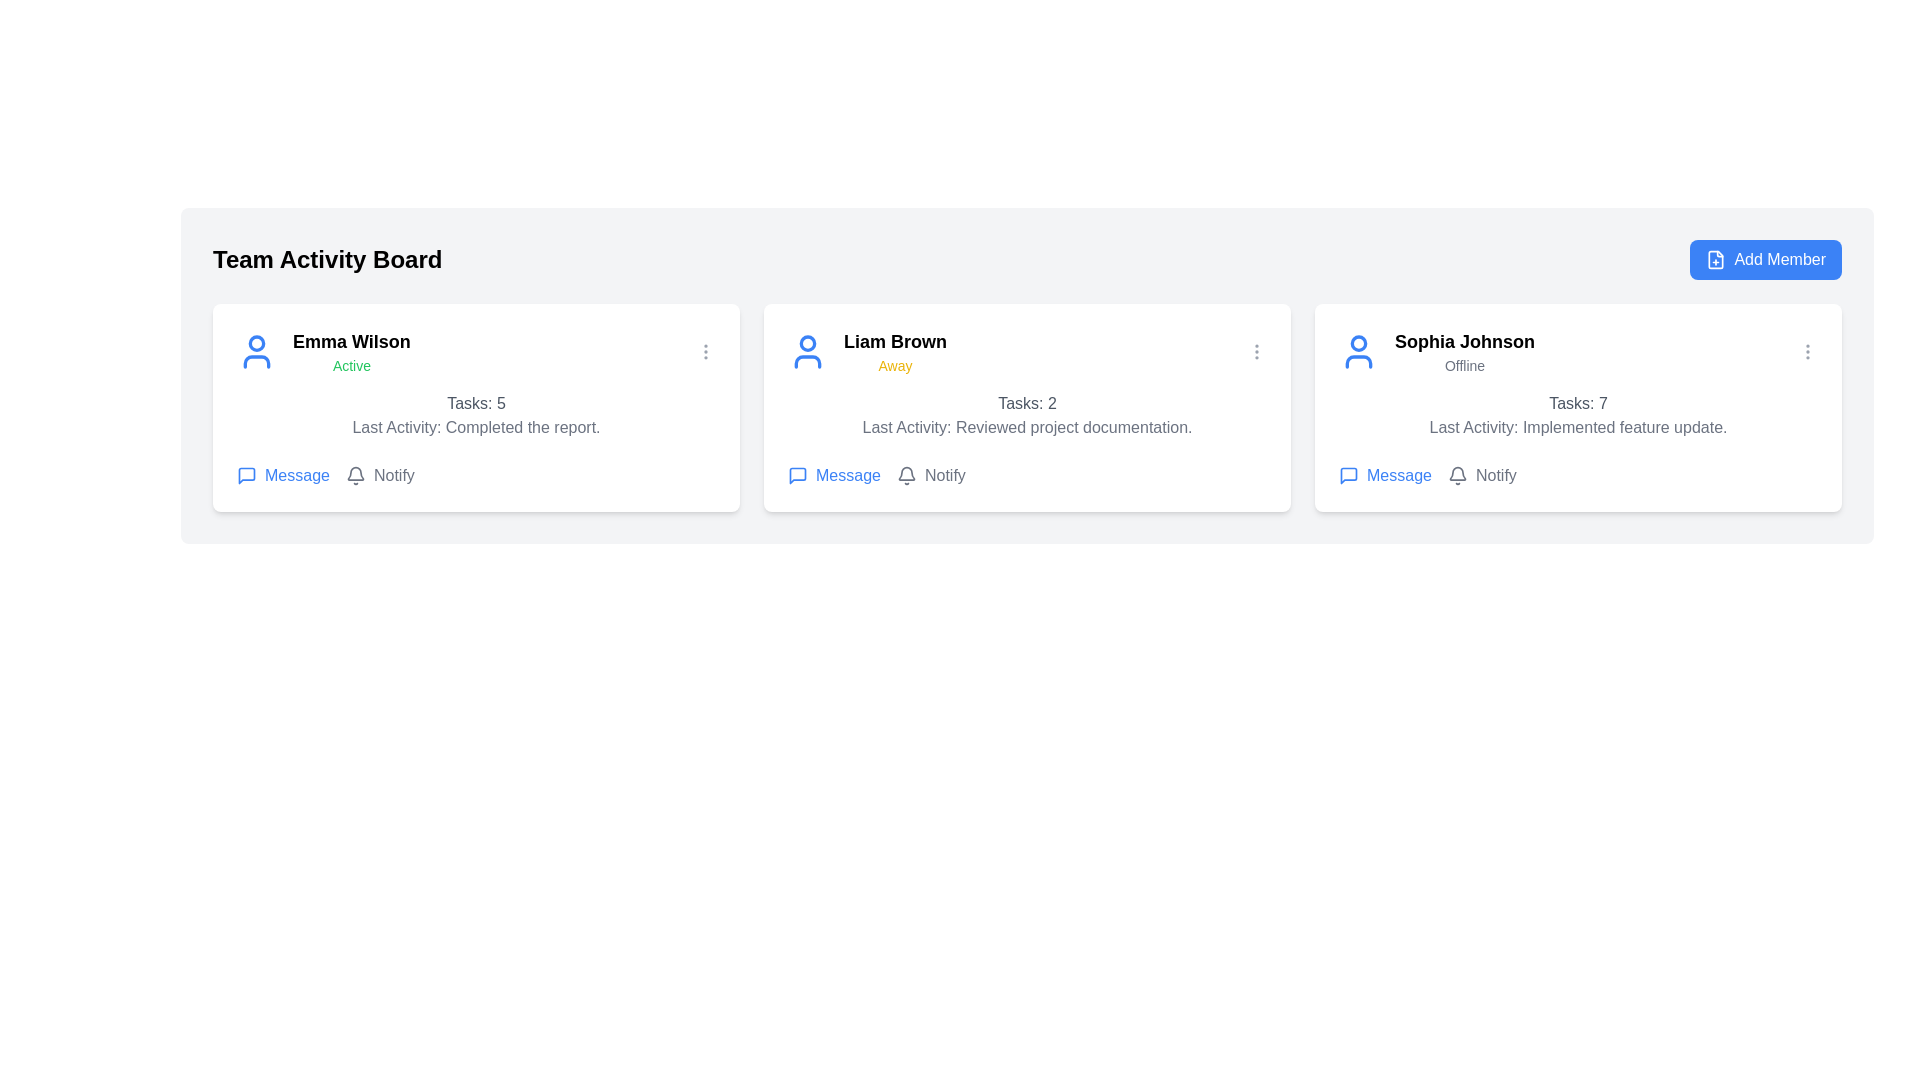 The width and height of the screenshot is (1920, 1080). I want to click on the text label displaying 'Last Activity: Reviewed project documentation.' within the user activity card for Liam Brown, so click(1027, 427).